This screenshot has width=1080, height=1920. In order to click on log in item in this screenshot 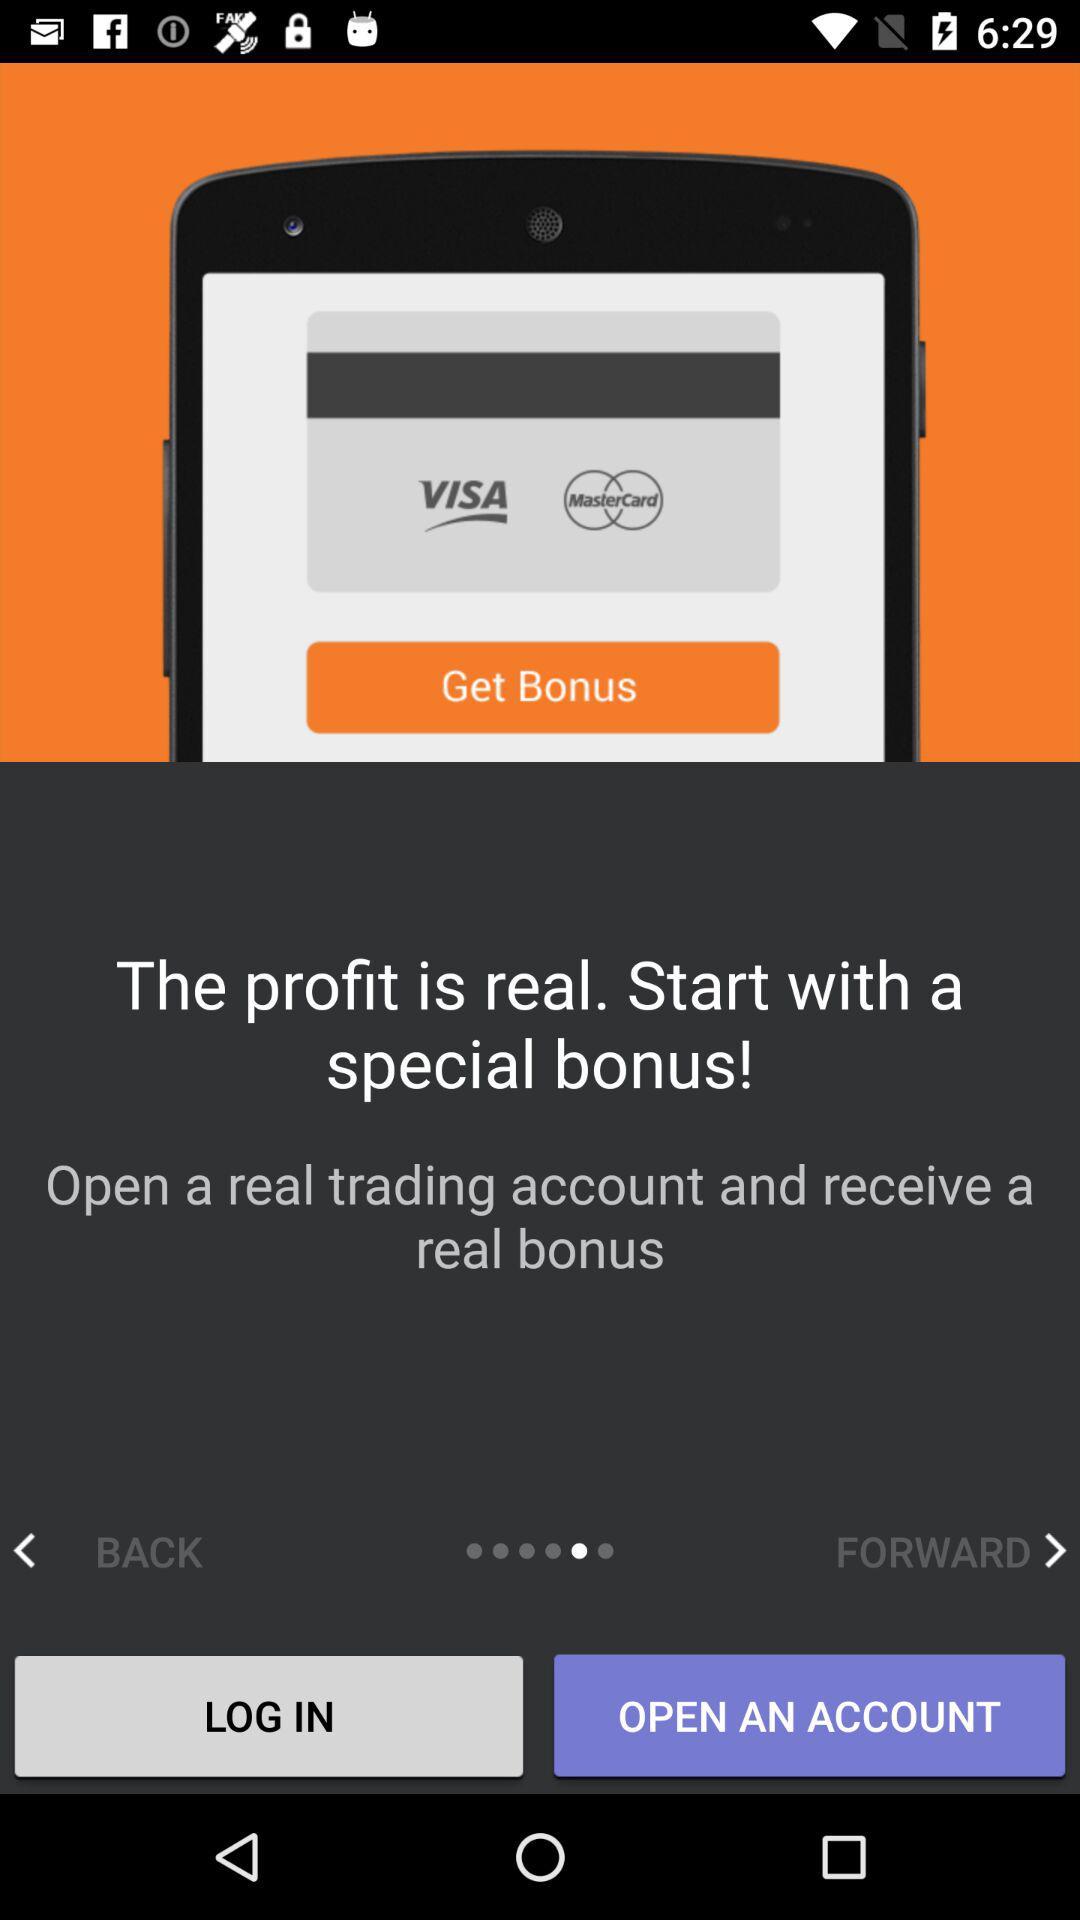, I will do `click(268, 1717)`.